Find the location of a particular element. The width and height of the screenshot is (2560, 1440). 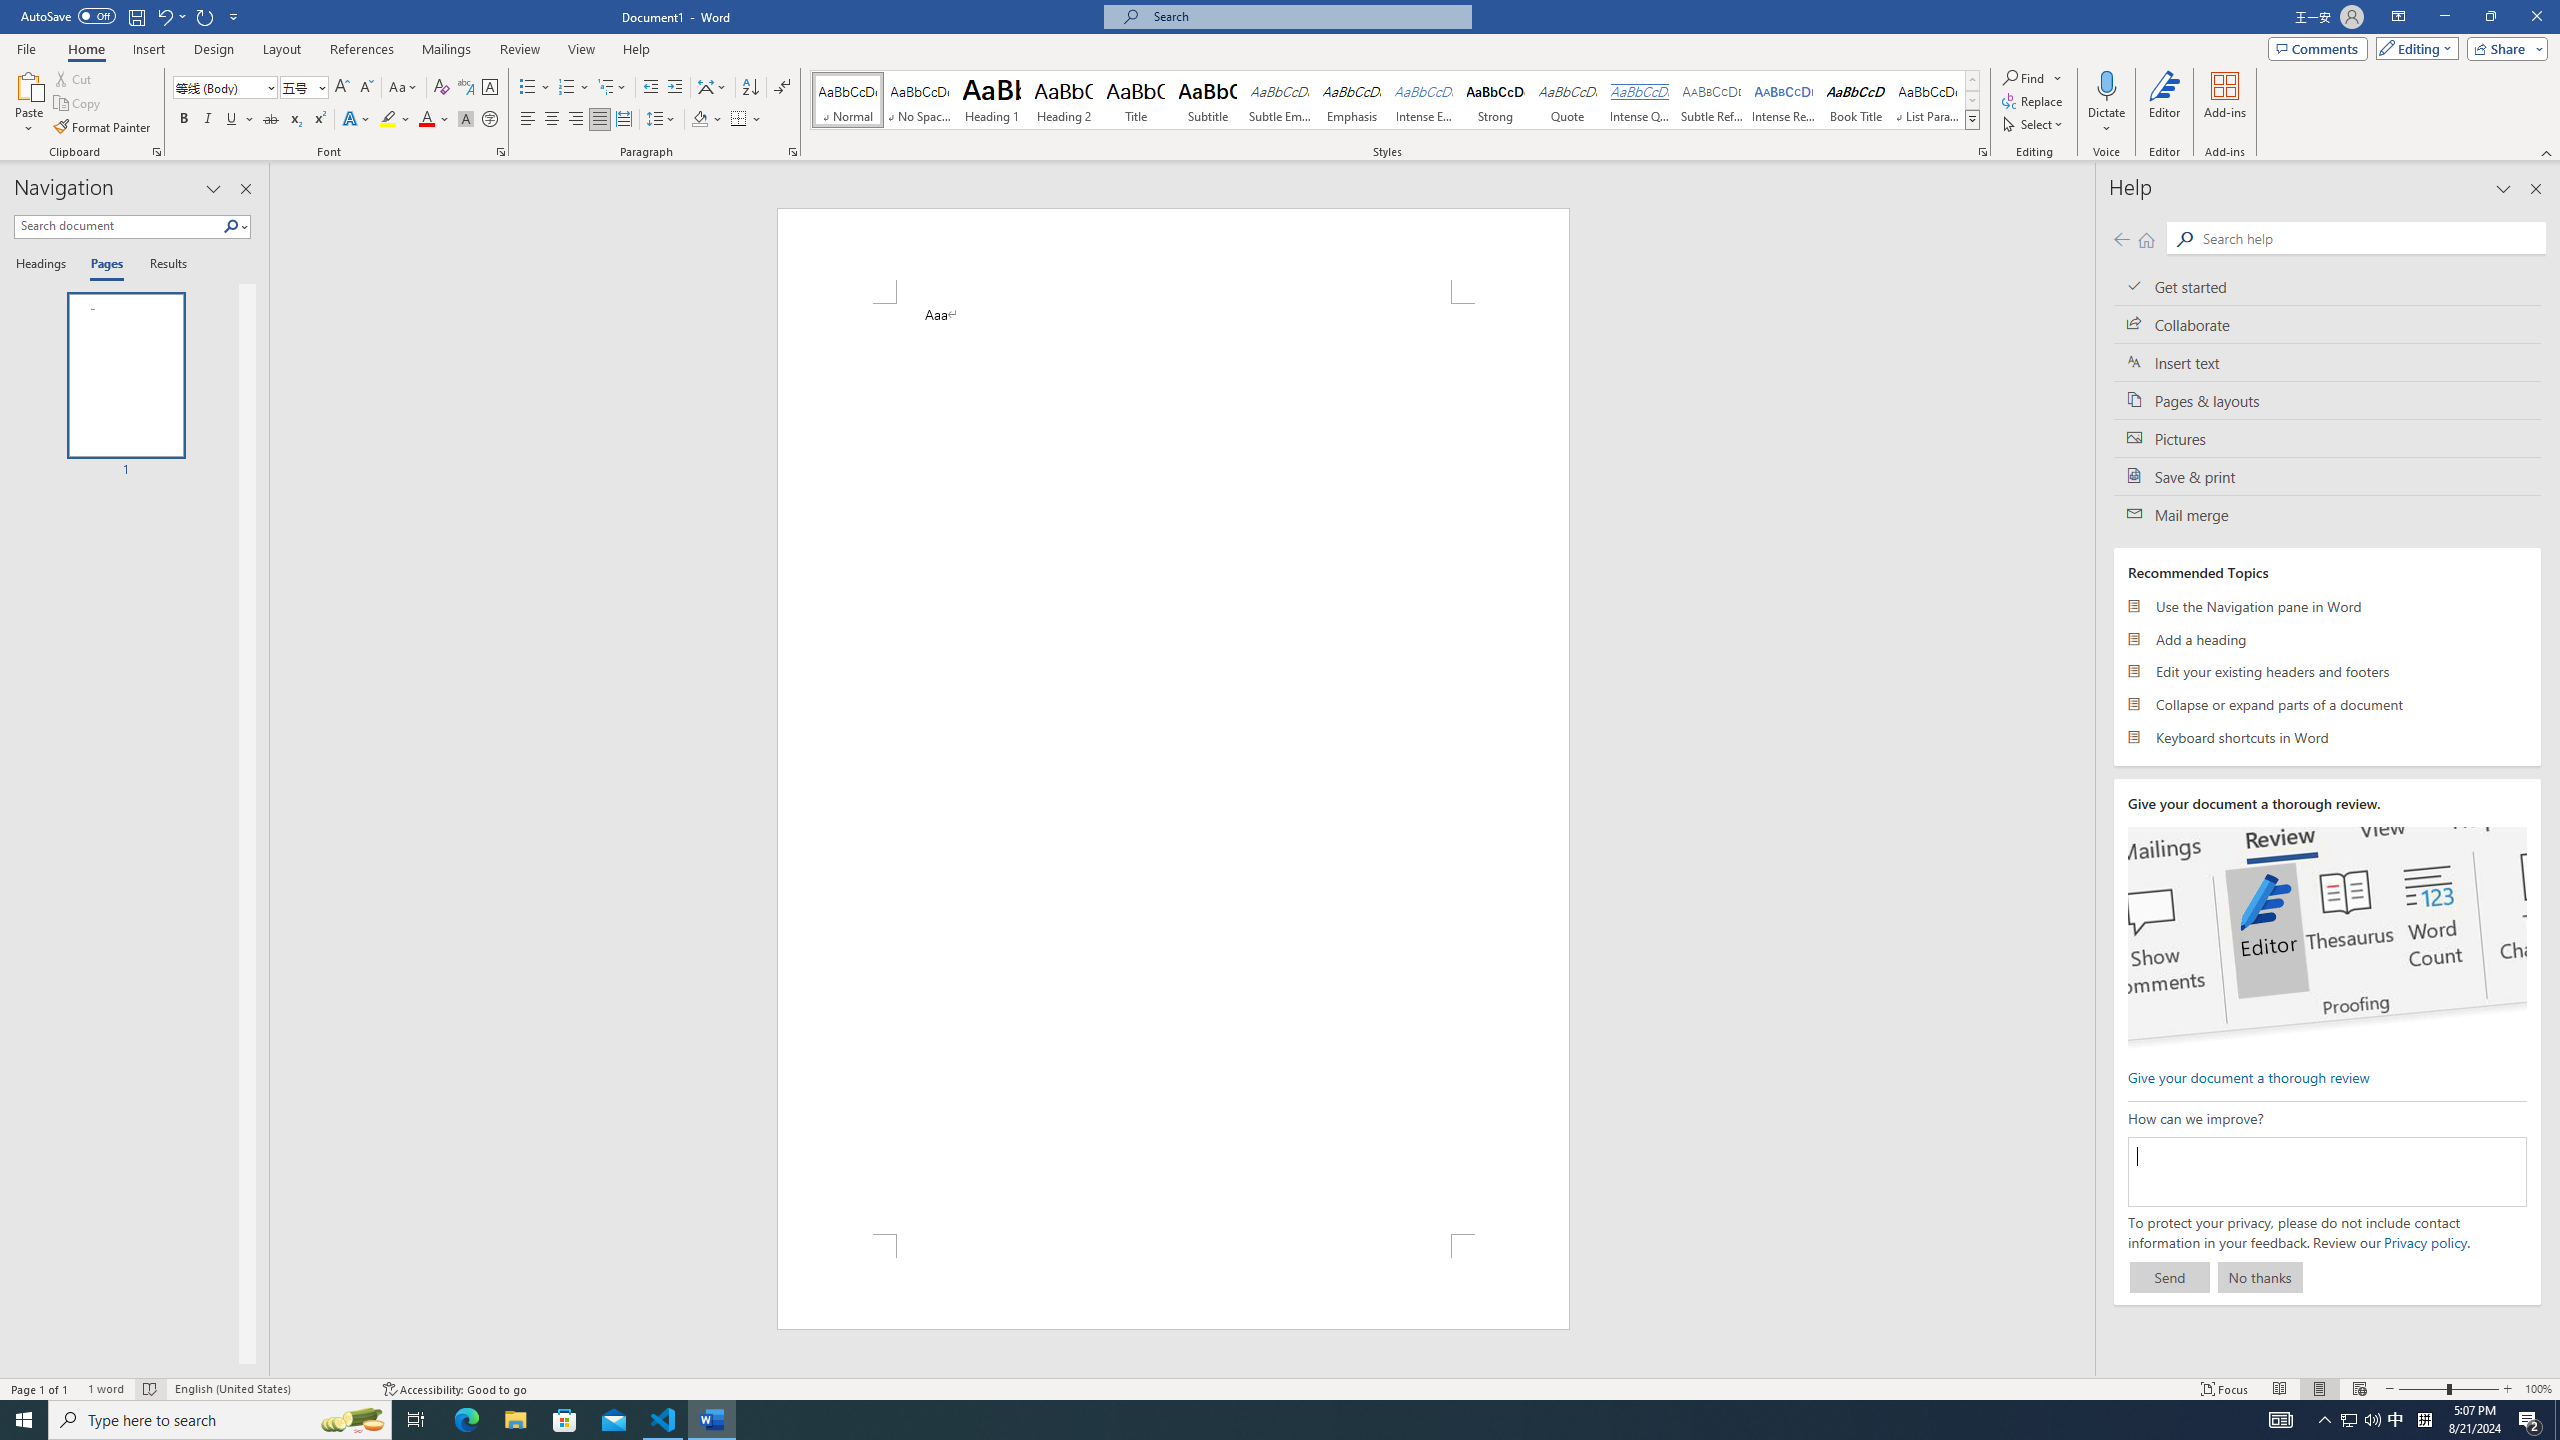

'Phonetic Guide...' is located at coordinates (464, 87).